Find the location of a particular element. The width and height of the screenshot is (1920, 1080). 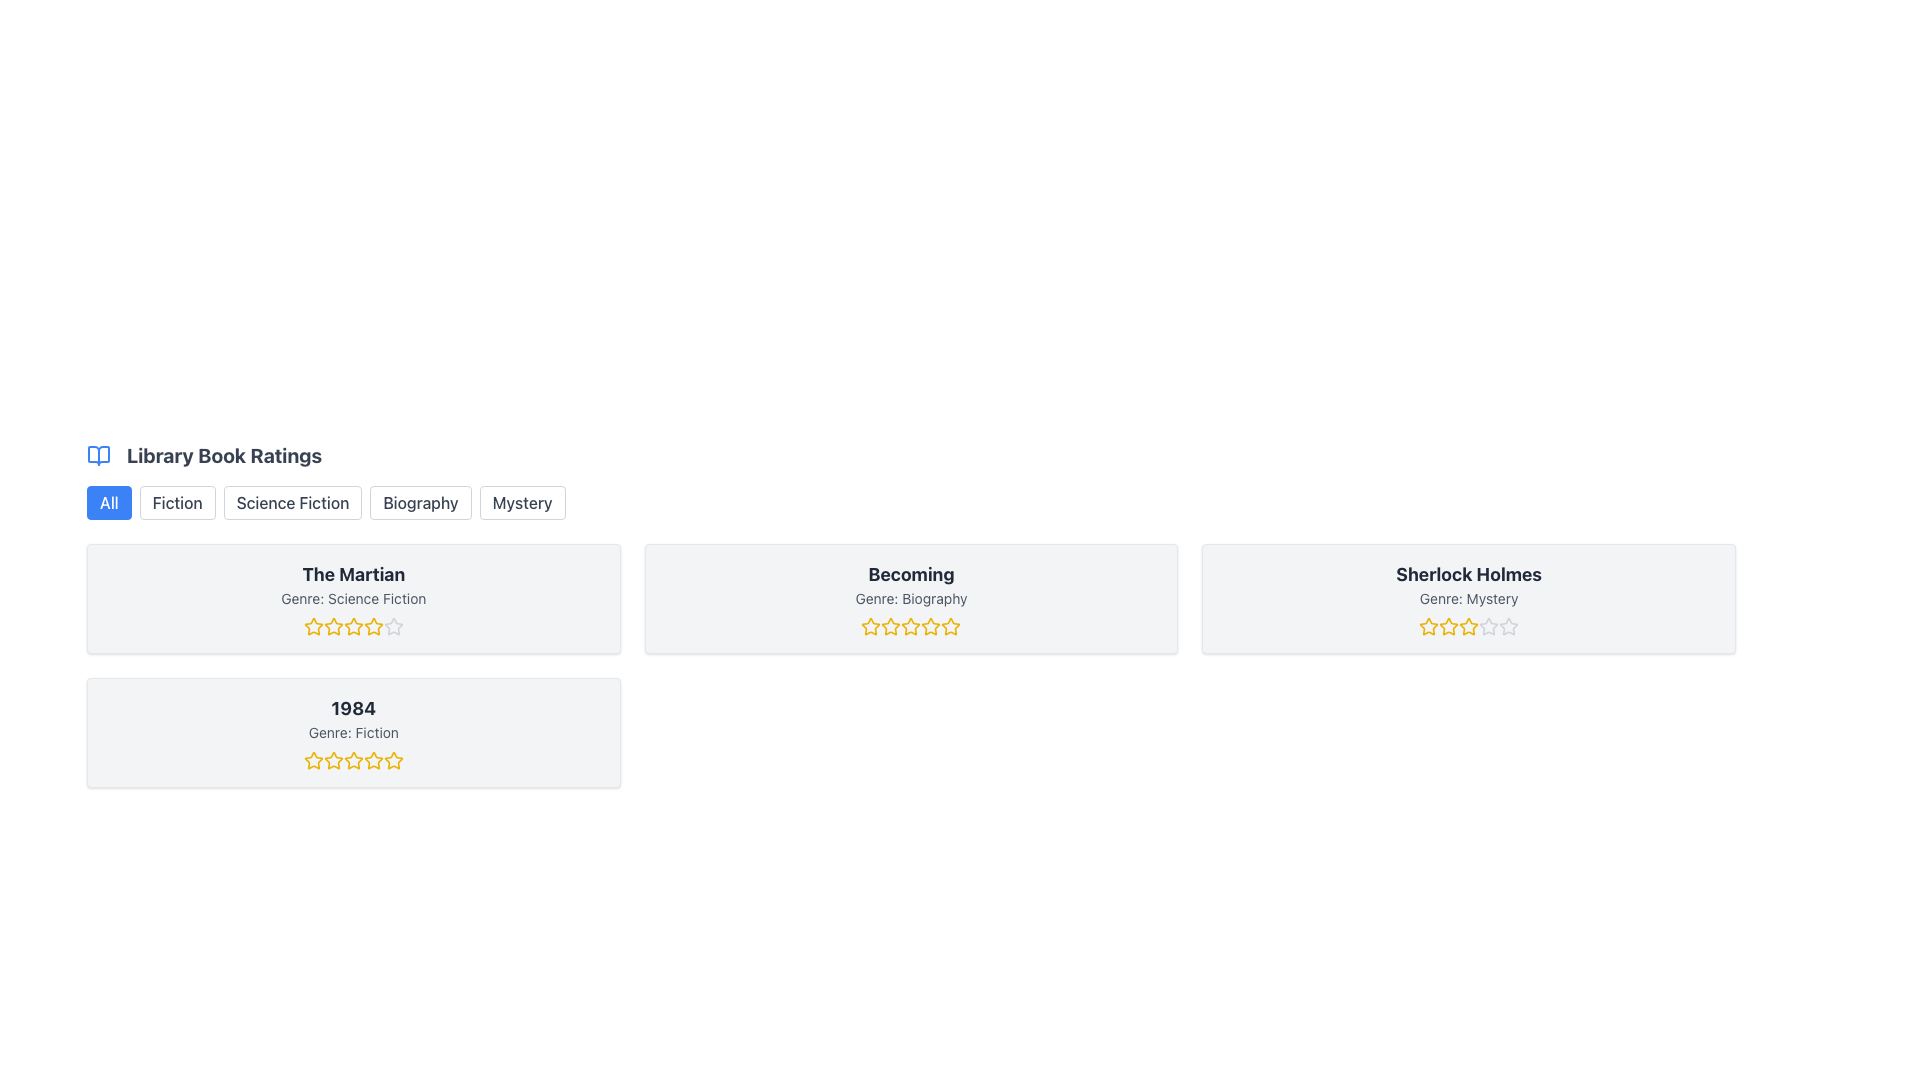

the fifth active rating star under the book titled '1984' is located at coordinates (393, 760).